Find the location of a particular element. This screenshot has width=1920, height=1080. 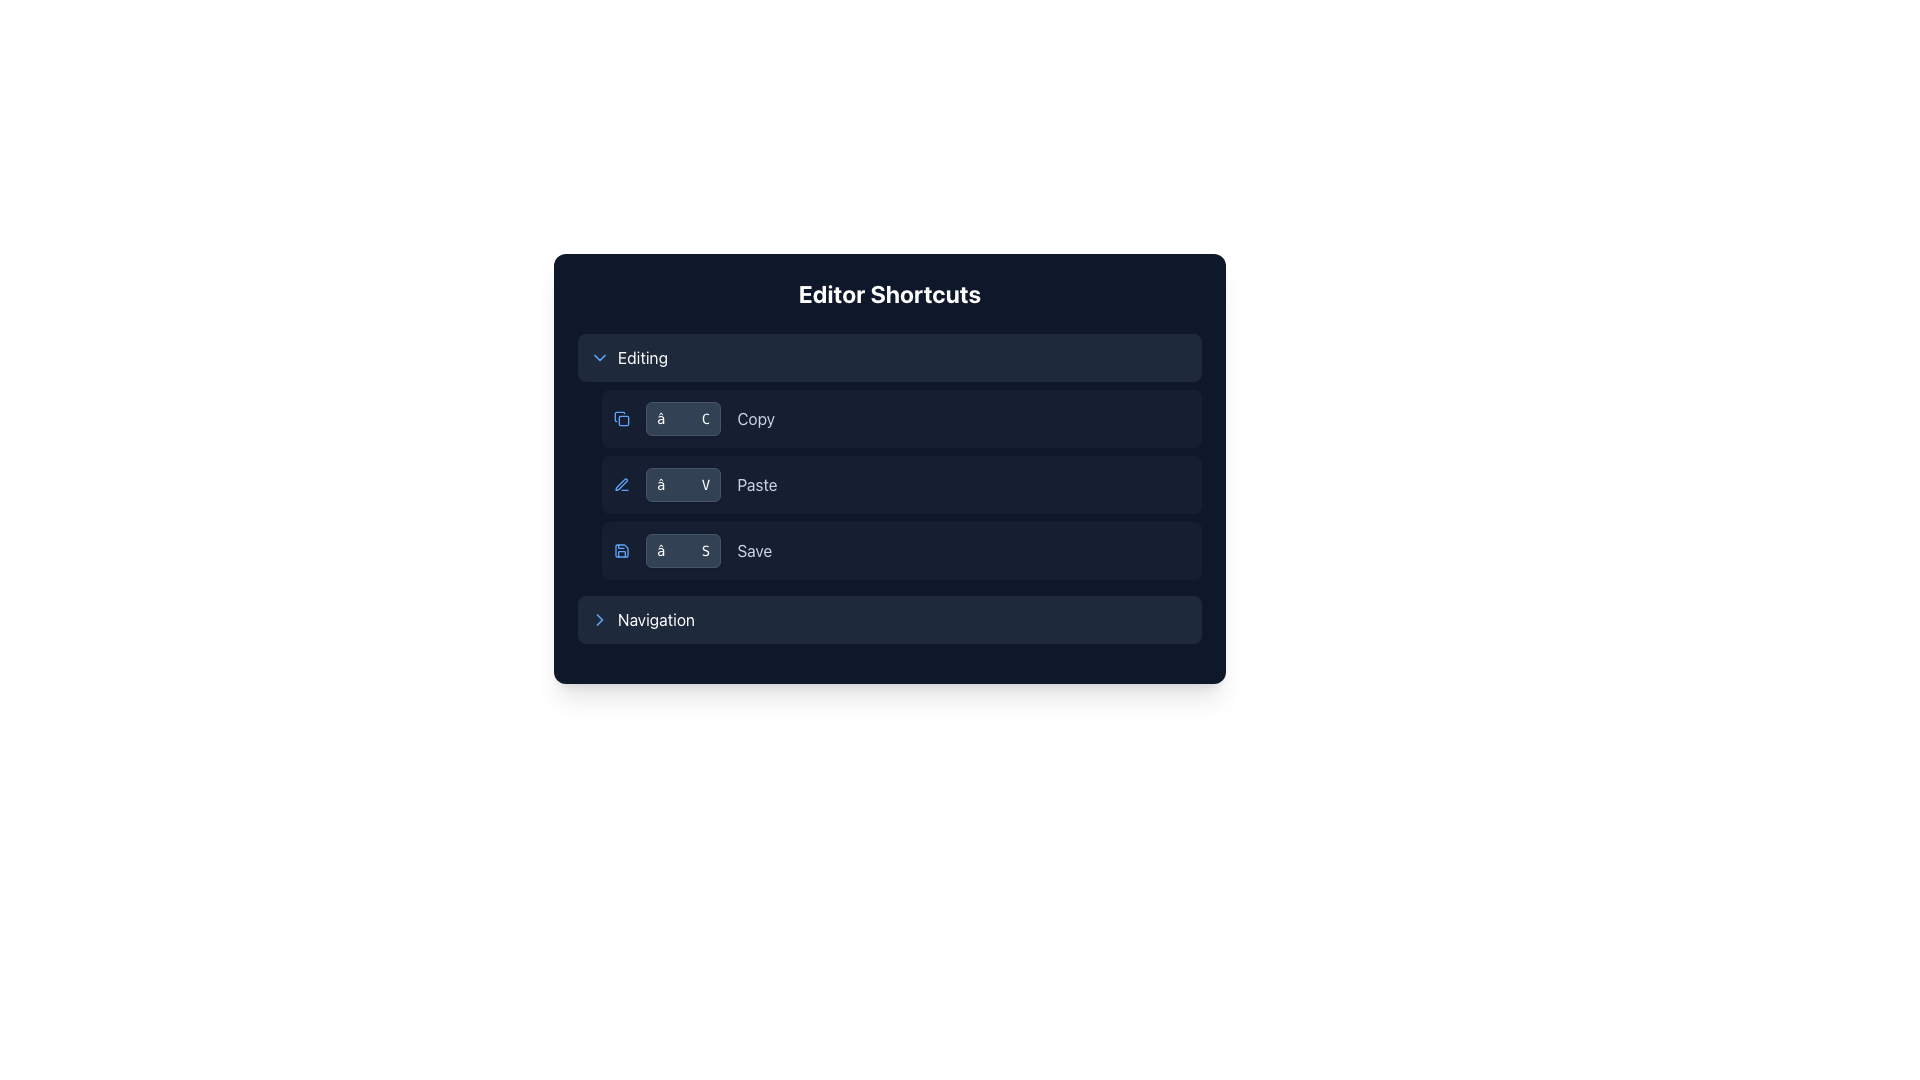

the pen or pencil tip icon in the middle column of the second row in the 'Editing' section, which represents the 'Paste' action is located at coordinates (620, 484).